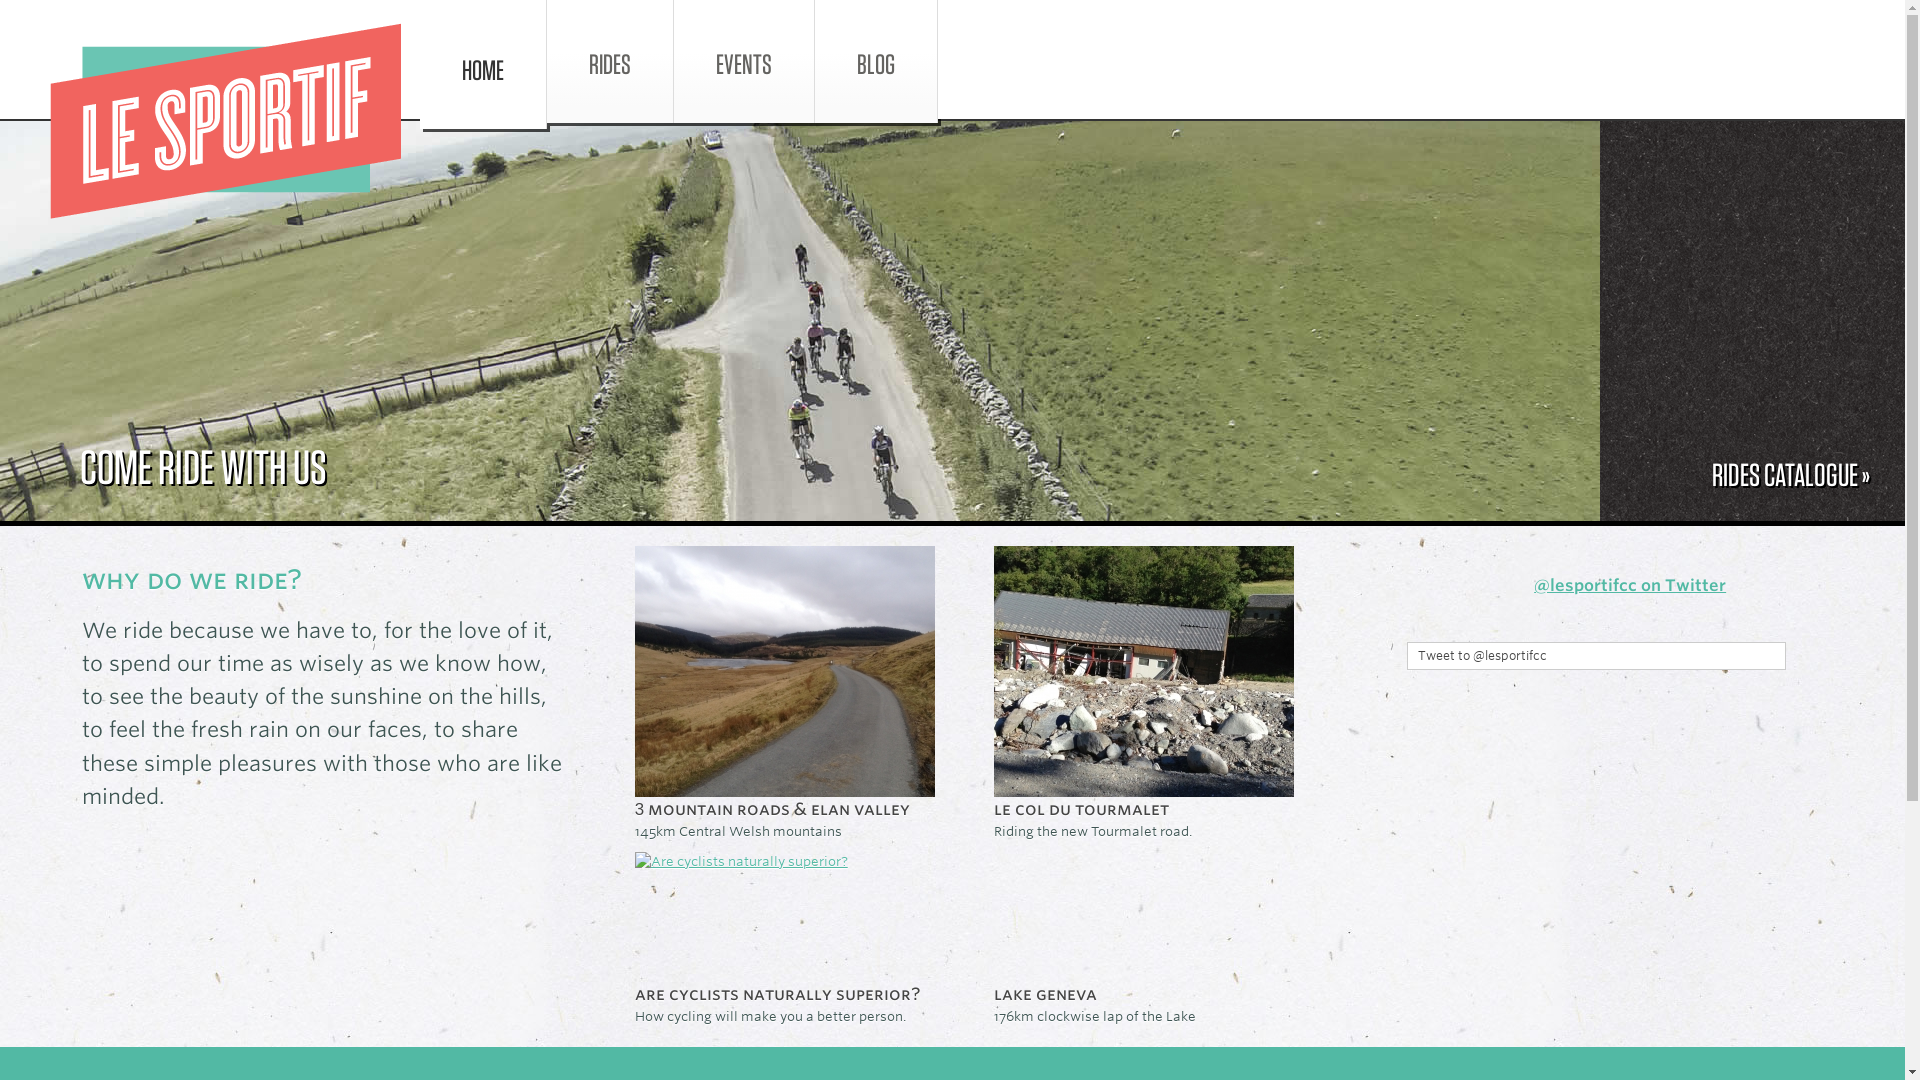 Image resolution: width=1920 pixels, height=1080 pixels. What do you see at coordinates (1595, 655) in the screenshot?
I see `'Tweet to @lesportifcc'` at bounding box center [1595, 655].